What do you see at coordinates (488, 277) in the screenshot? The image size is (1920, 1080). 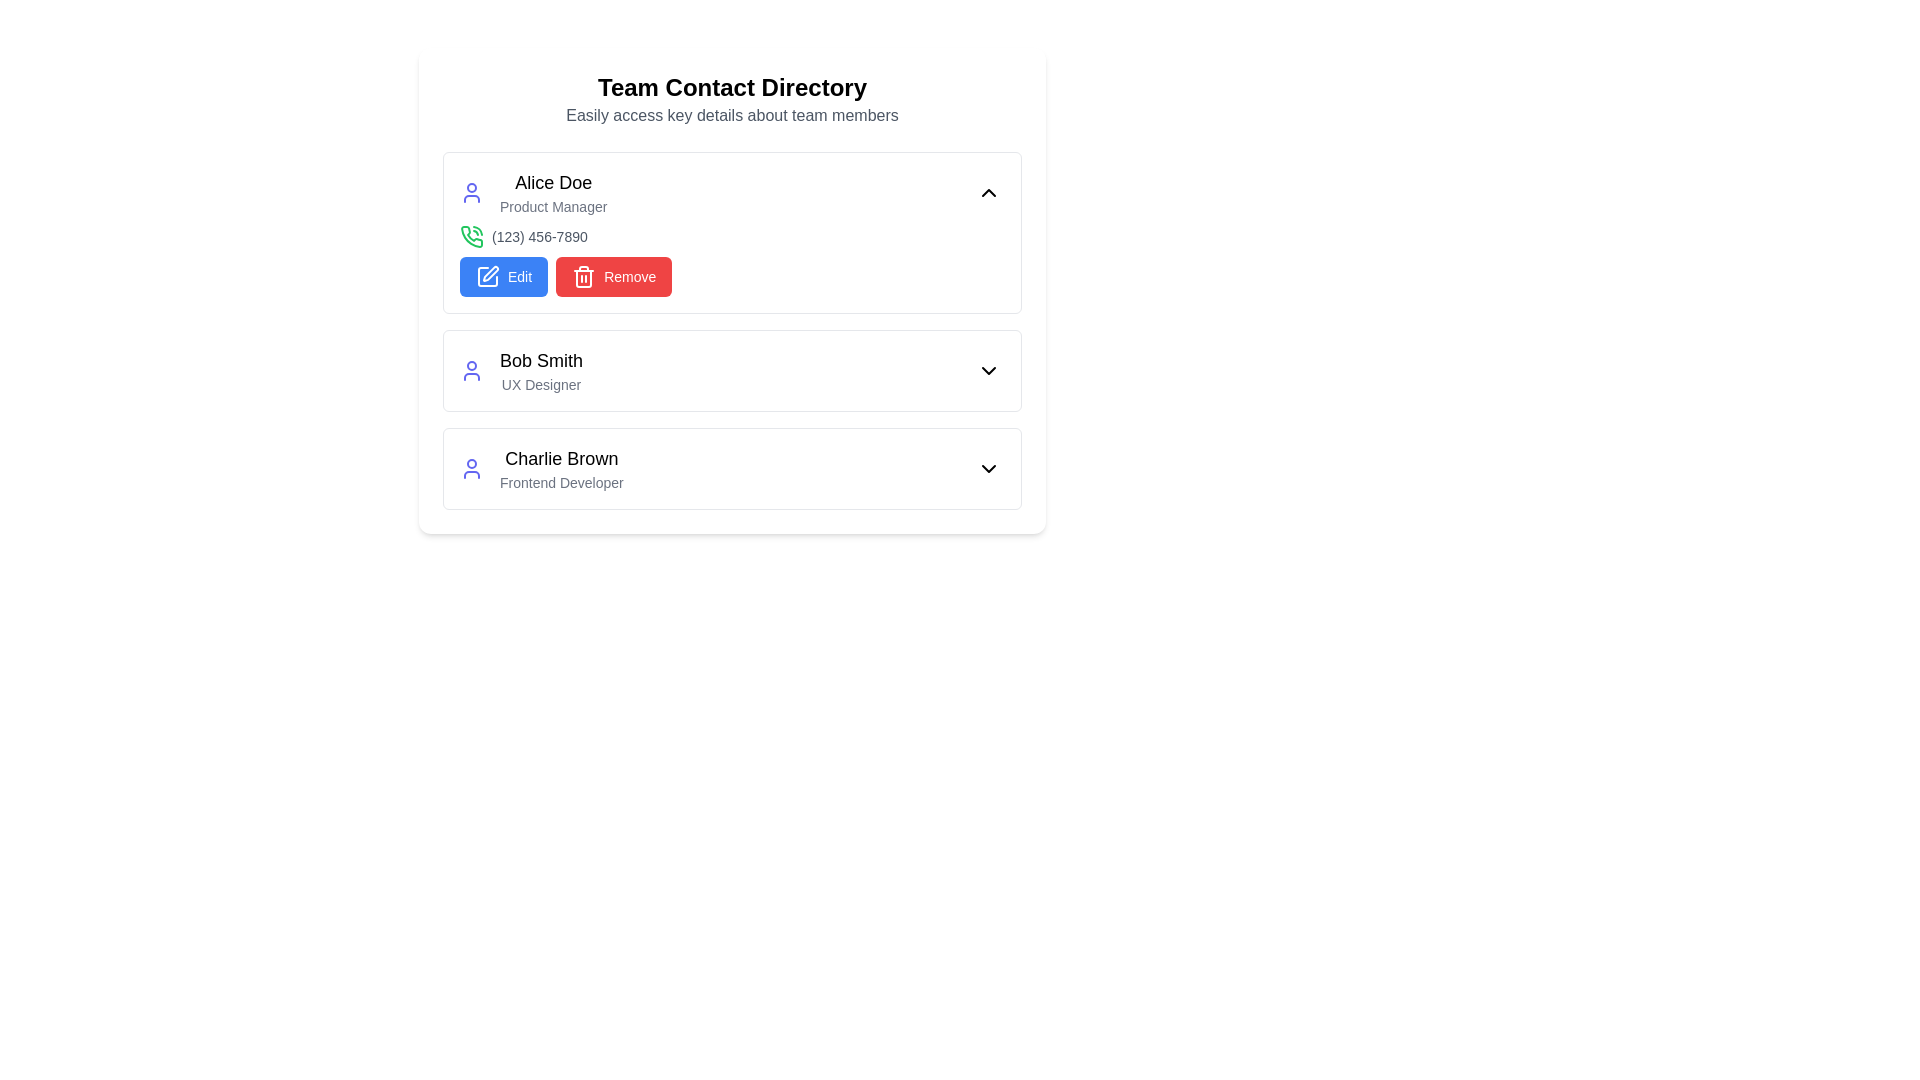 I see `the pen-like icon representing the edit action, which is the leftmost component of the 'Edit' button below 'Alice Doe' in the interface panel` at bounding box center [488, 277].